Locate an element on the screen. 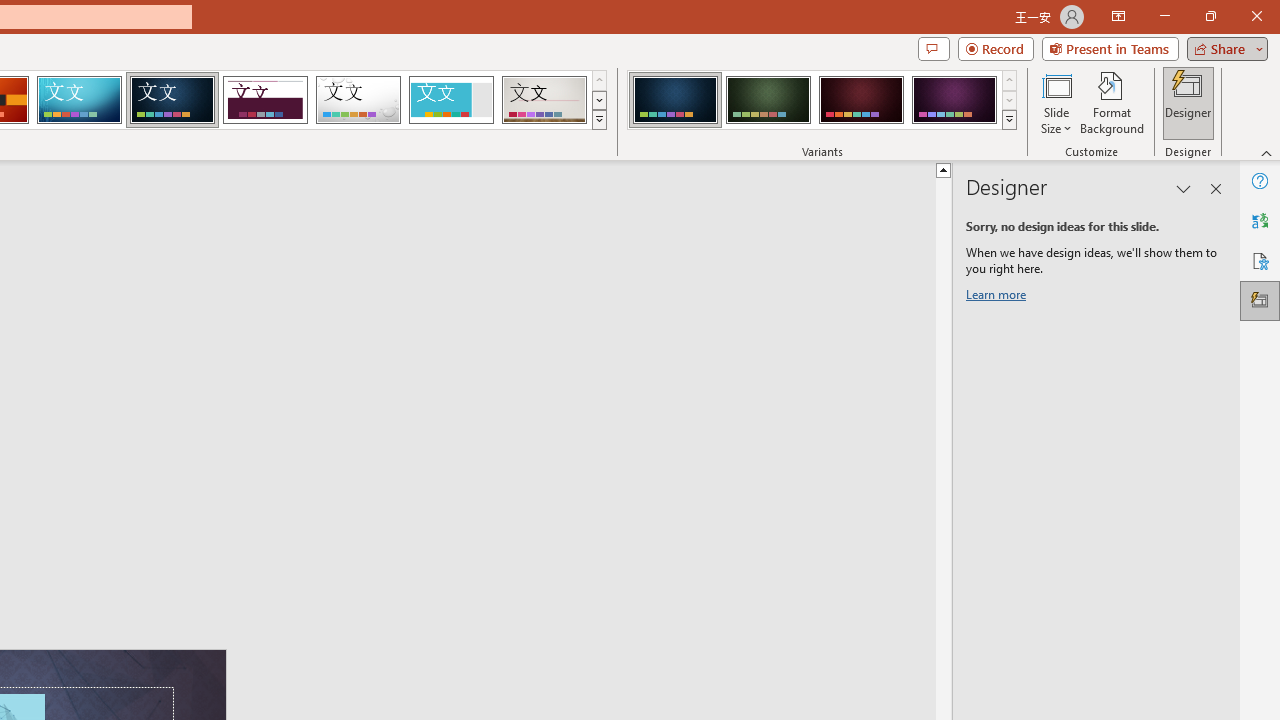  'Frame' is located at coordinates (450, 100).